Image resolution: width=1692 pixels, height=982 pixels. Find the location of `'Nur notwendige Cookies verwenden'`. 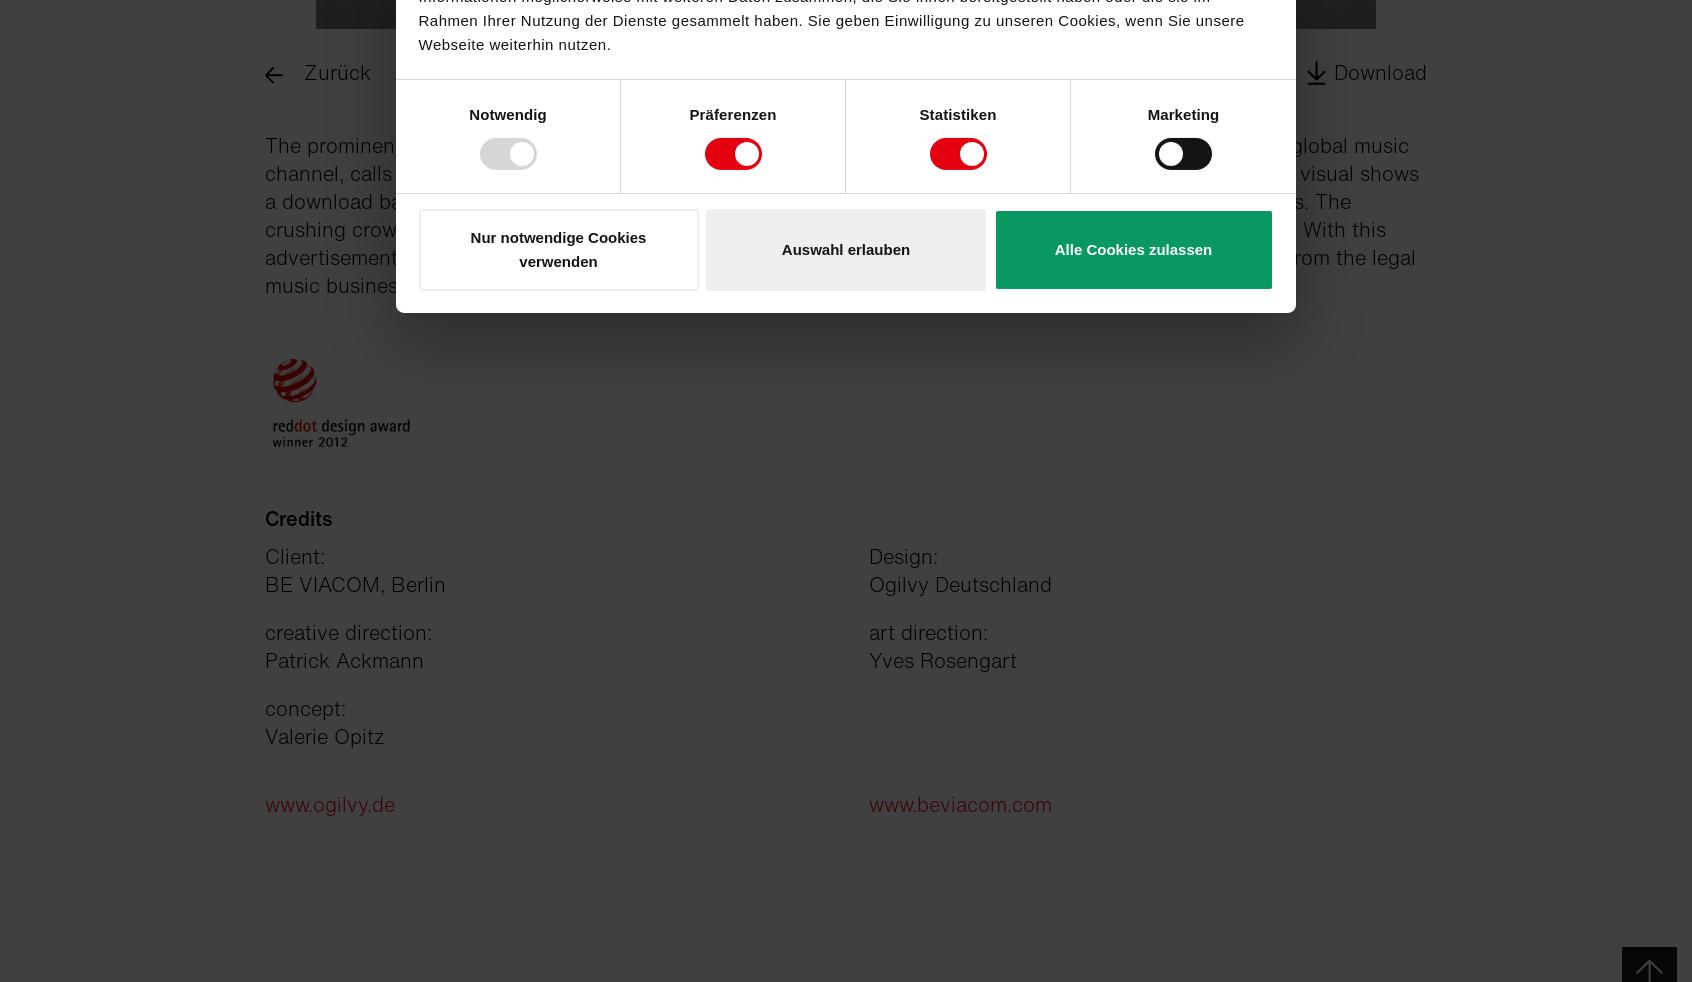

'Nur notwendige Cookies verwenden' is located at coordinates (558, 248).